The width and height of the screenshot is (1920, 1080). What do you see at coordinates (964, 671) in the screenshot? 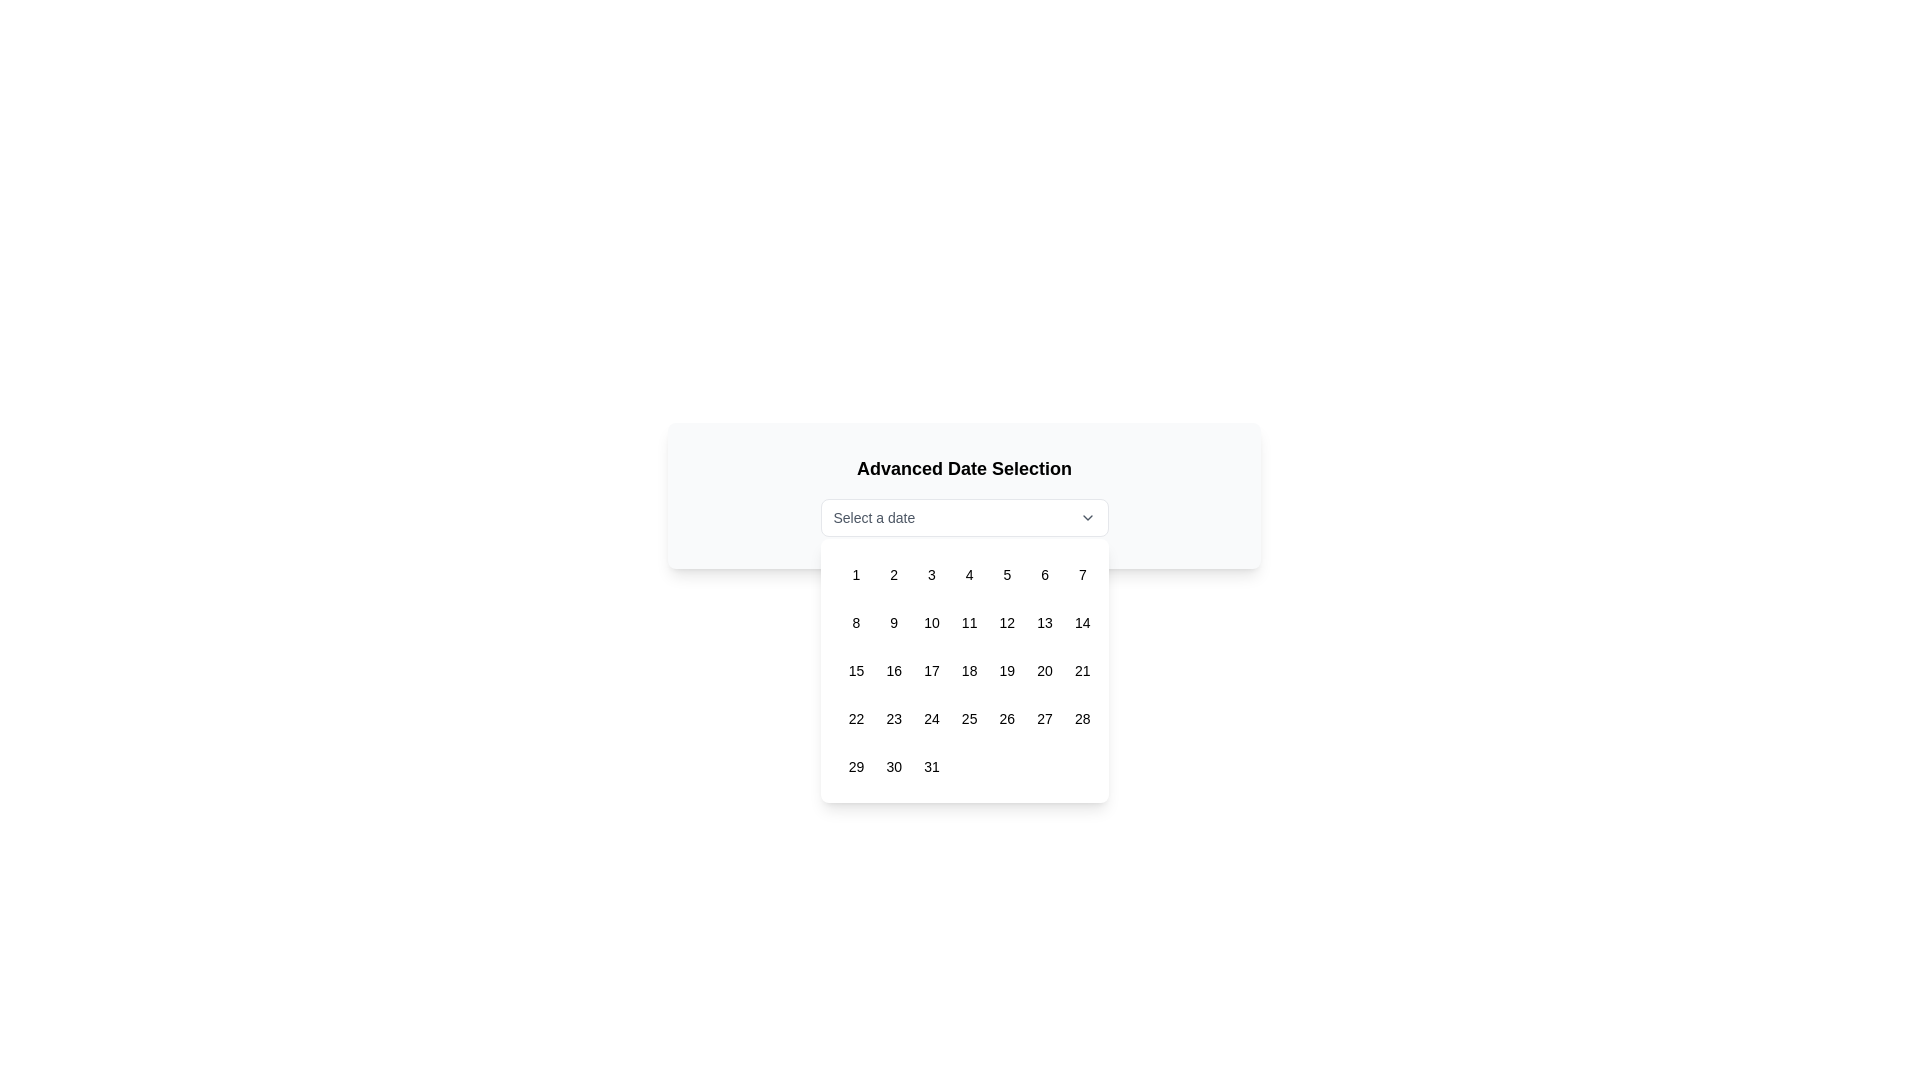
I see `an individual day cell in the Grid-style calendar component located beneath the 'Select a date' dropdown button` at bounding box center [964, 671].